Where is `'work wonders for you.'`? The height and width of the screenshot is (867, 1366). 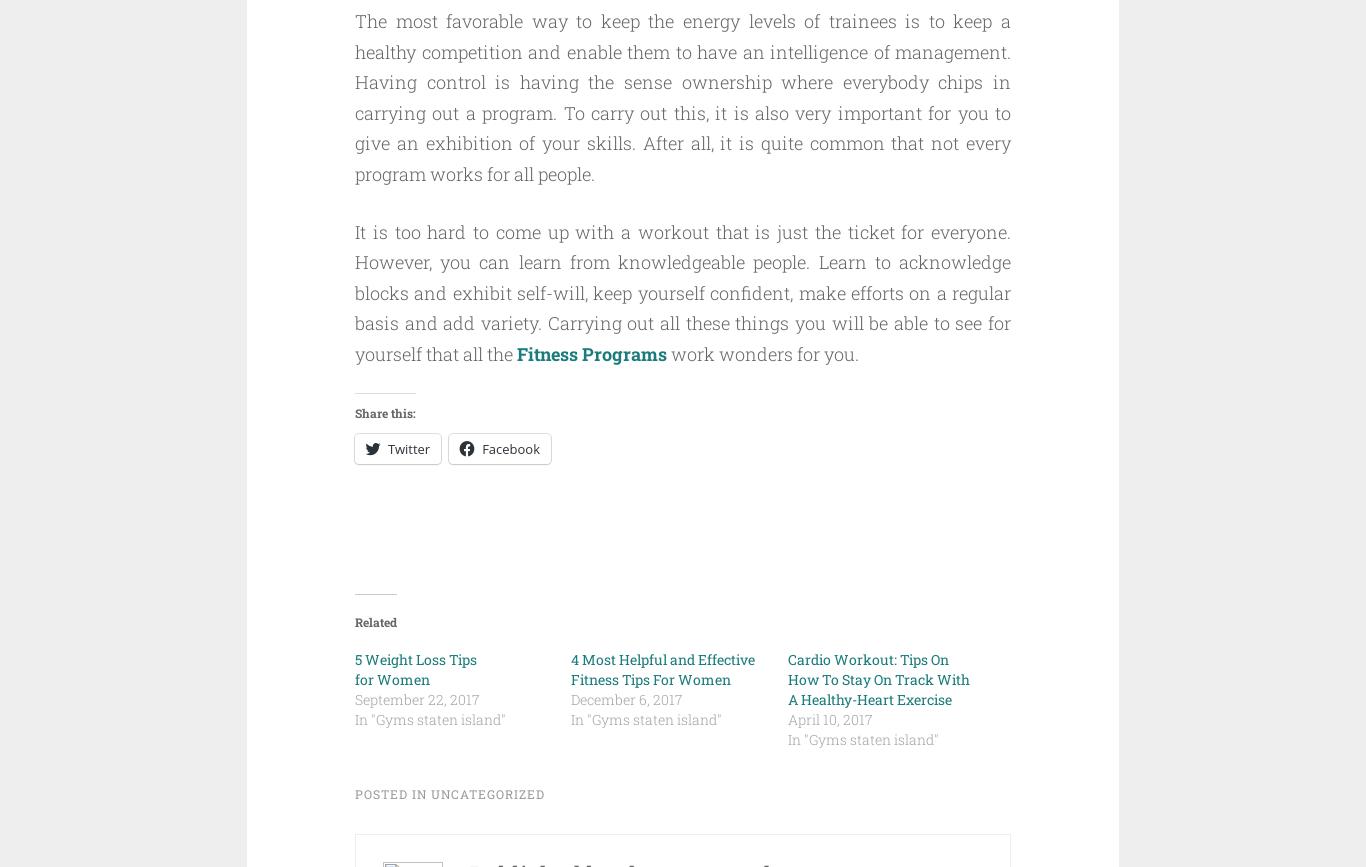 'work wonders for you.' is located at coordinates (763, 353).